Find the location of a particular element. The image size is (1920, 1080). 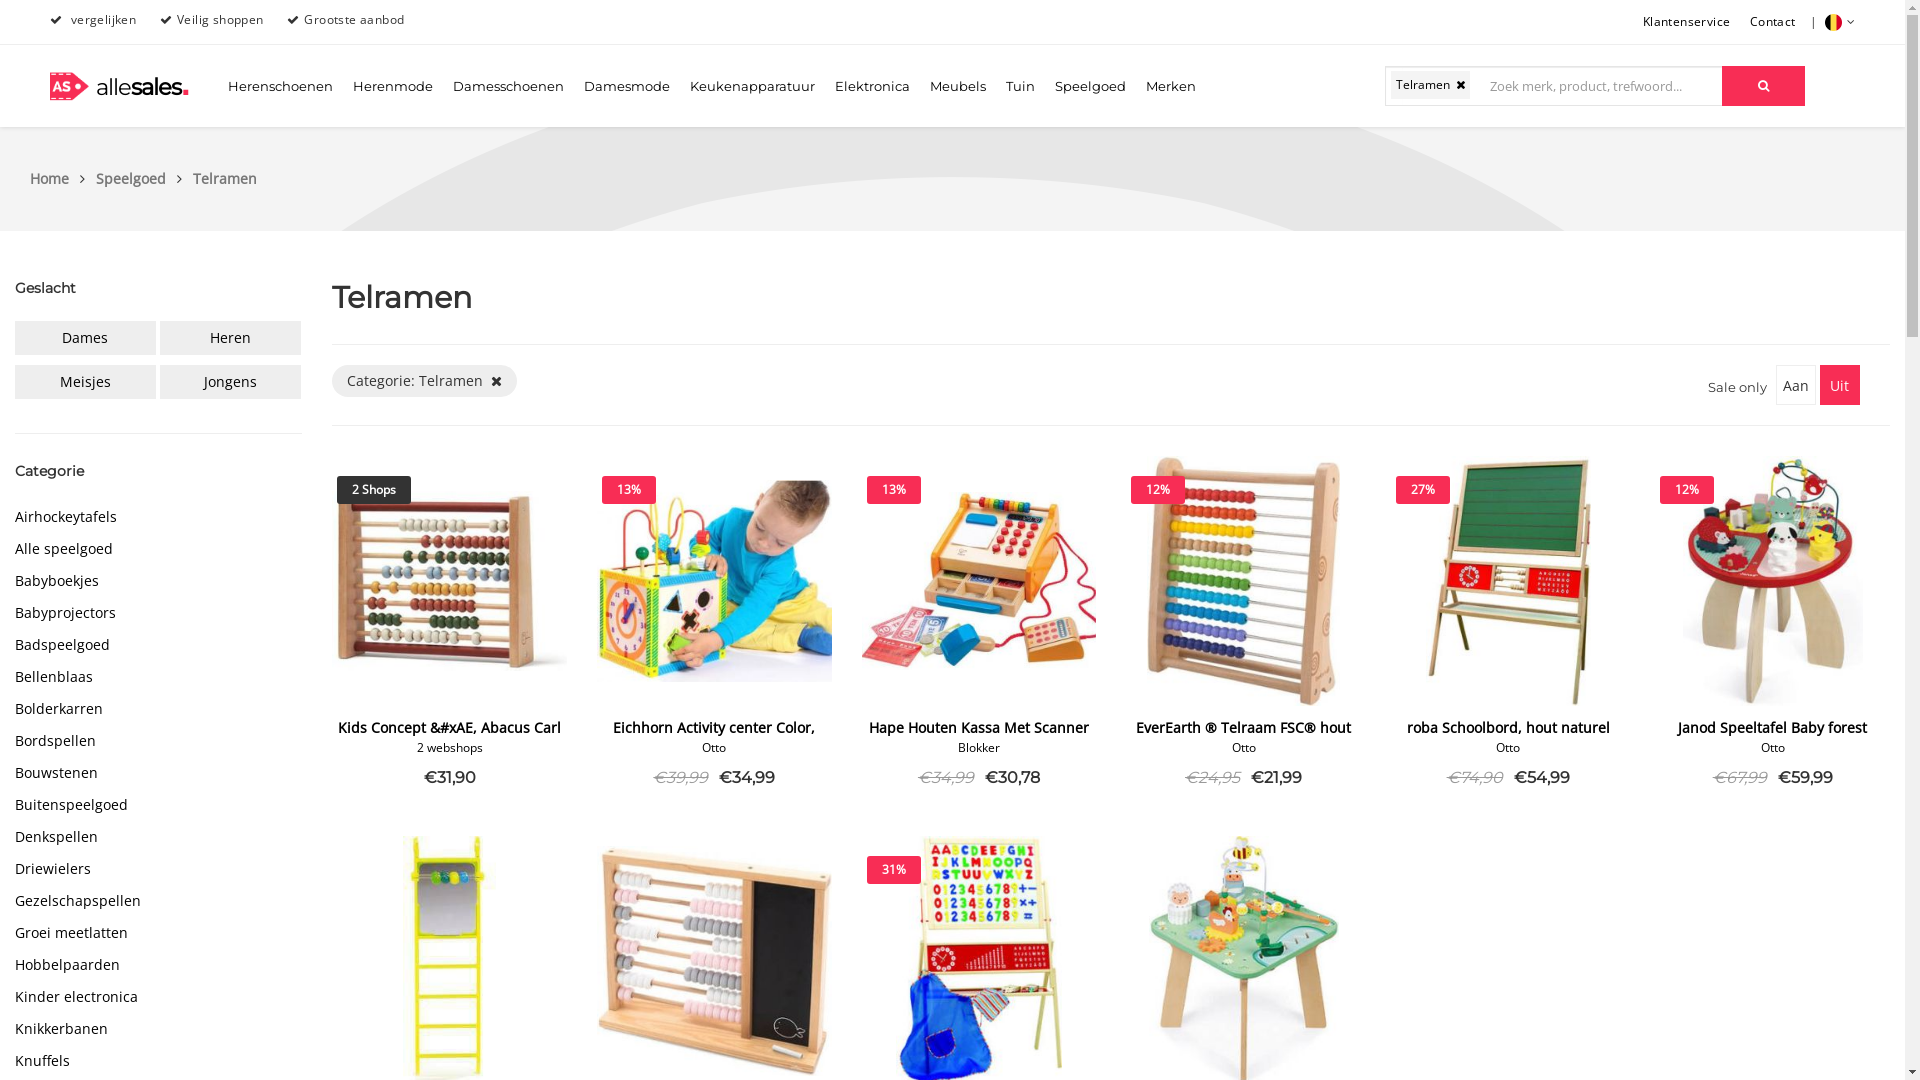

'Otto' is located at coordinates (714, 747).